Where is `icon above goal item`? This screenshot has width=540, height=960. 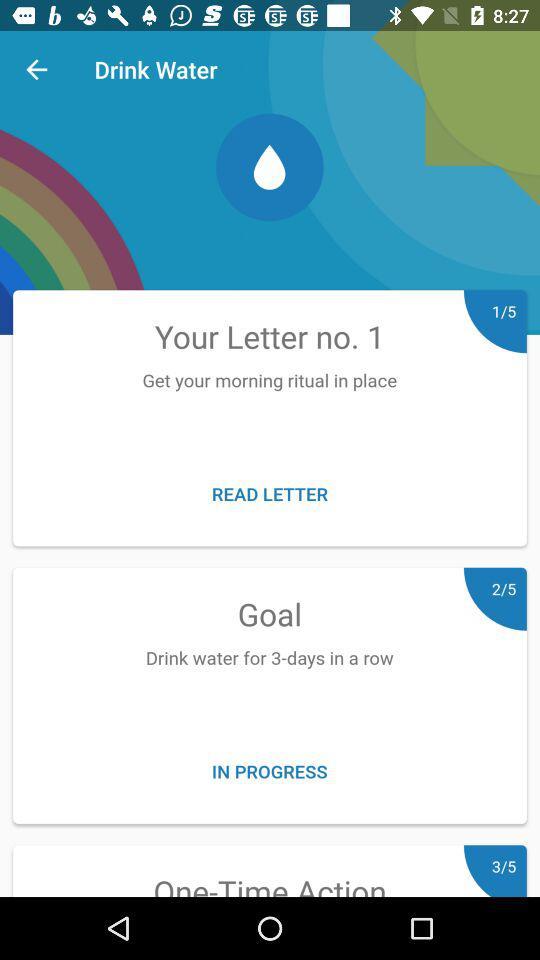 icon above goal item is located at coordinates (270, 492).